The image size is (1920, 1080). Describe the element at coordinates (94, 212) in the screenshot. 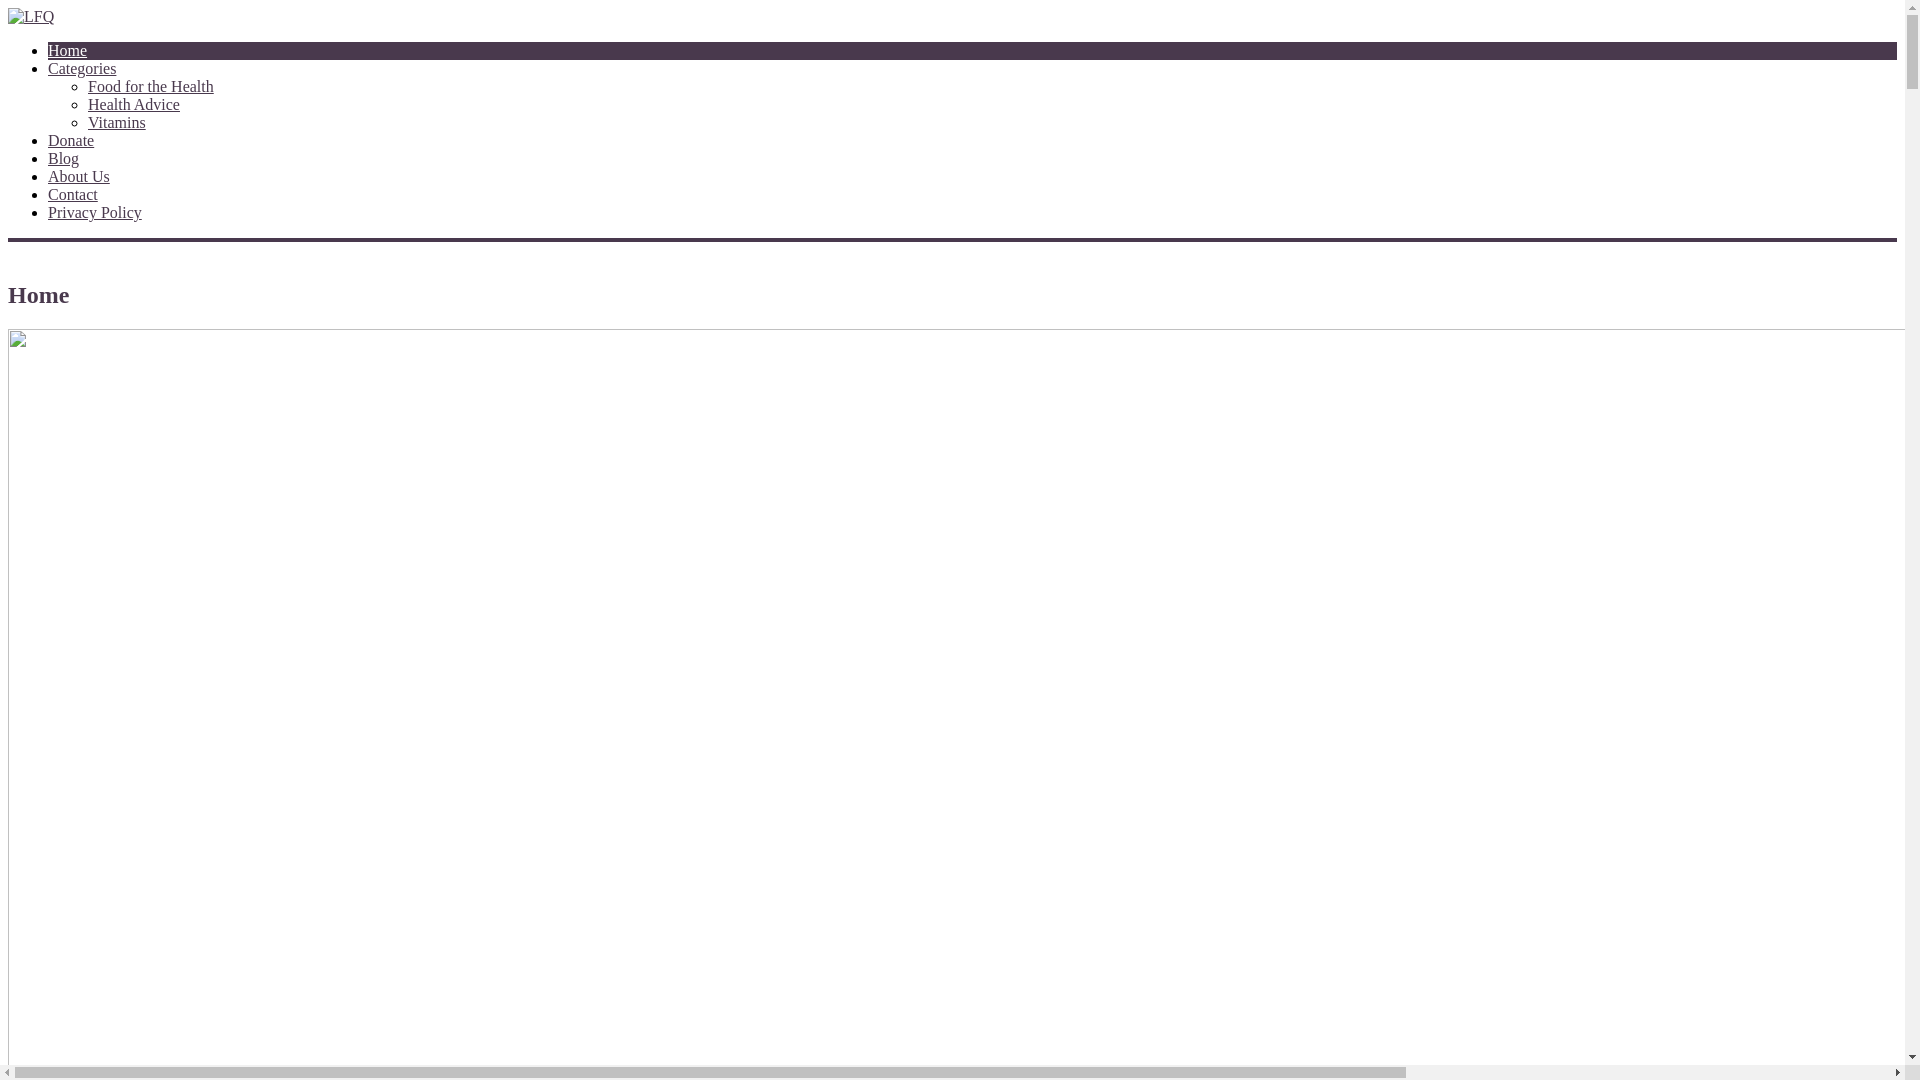

I see `'Privacy Policy'` at that location.